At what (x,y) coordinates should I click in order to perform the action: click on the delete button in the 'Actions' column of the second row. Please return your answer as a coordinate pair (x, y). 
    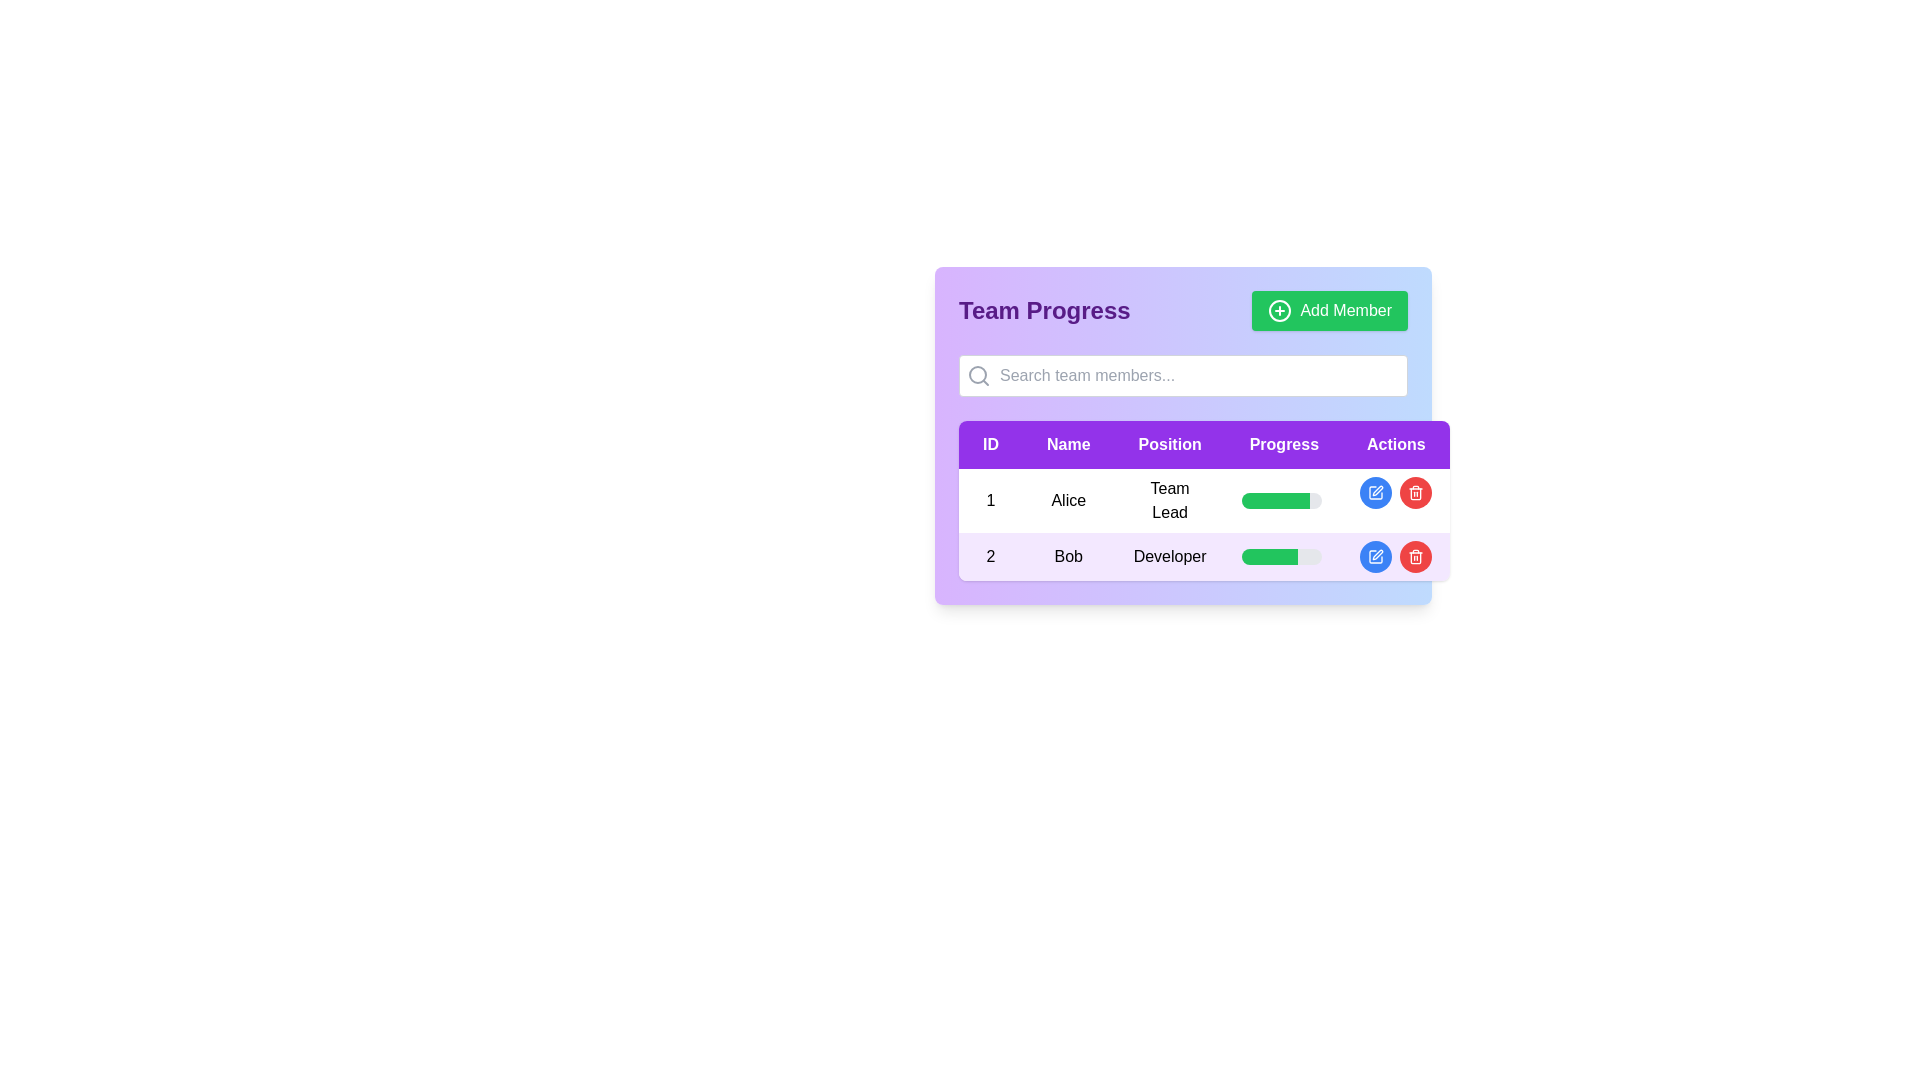
    Looking at the image, I should click on (1415, 556).